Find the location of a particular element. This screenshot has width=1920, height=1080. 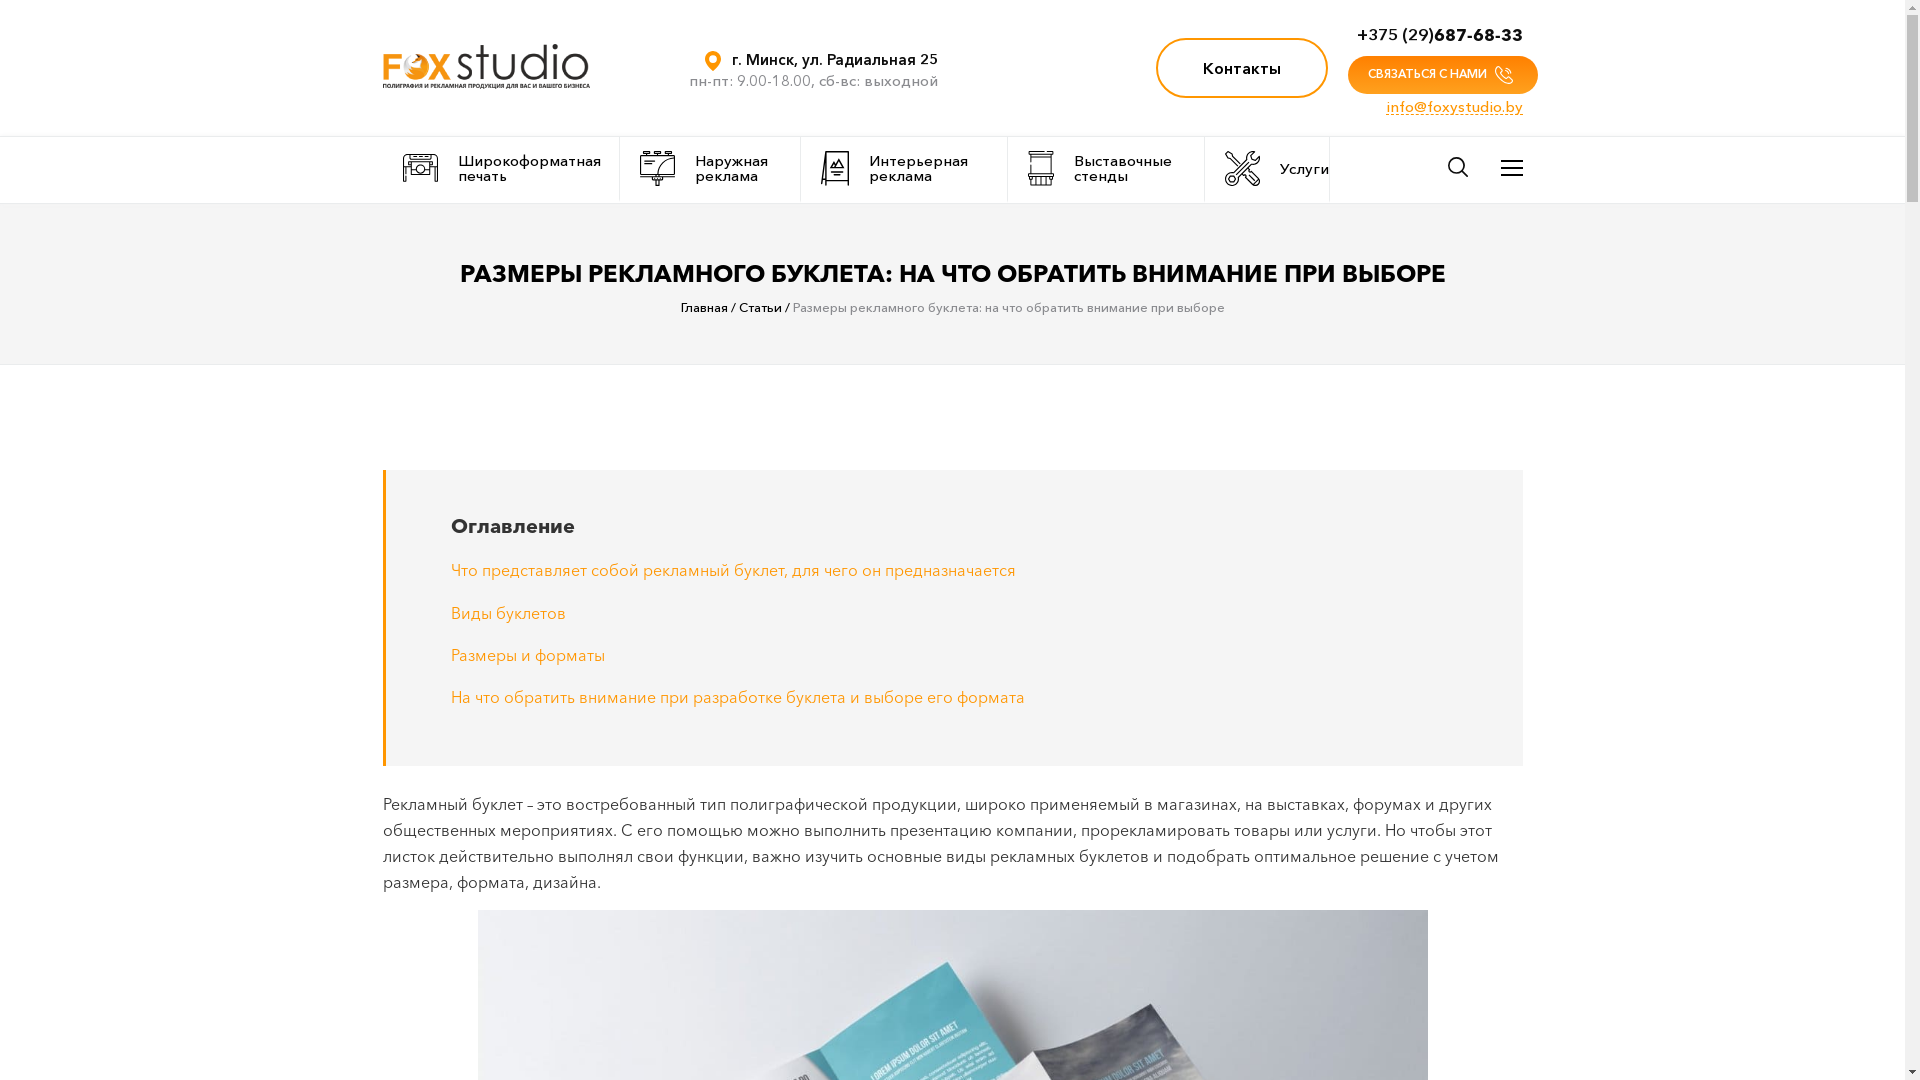

'+375 (29)687-68-33' is located at coordinates (1438, 34).